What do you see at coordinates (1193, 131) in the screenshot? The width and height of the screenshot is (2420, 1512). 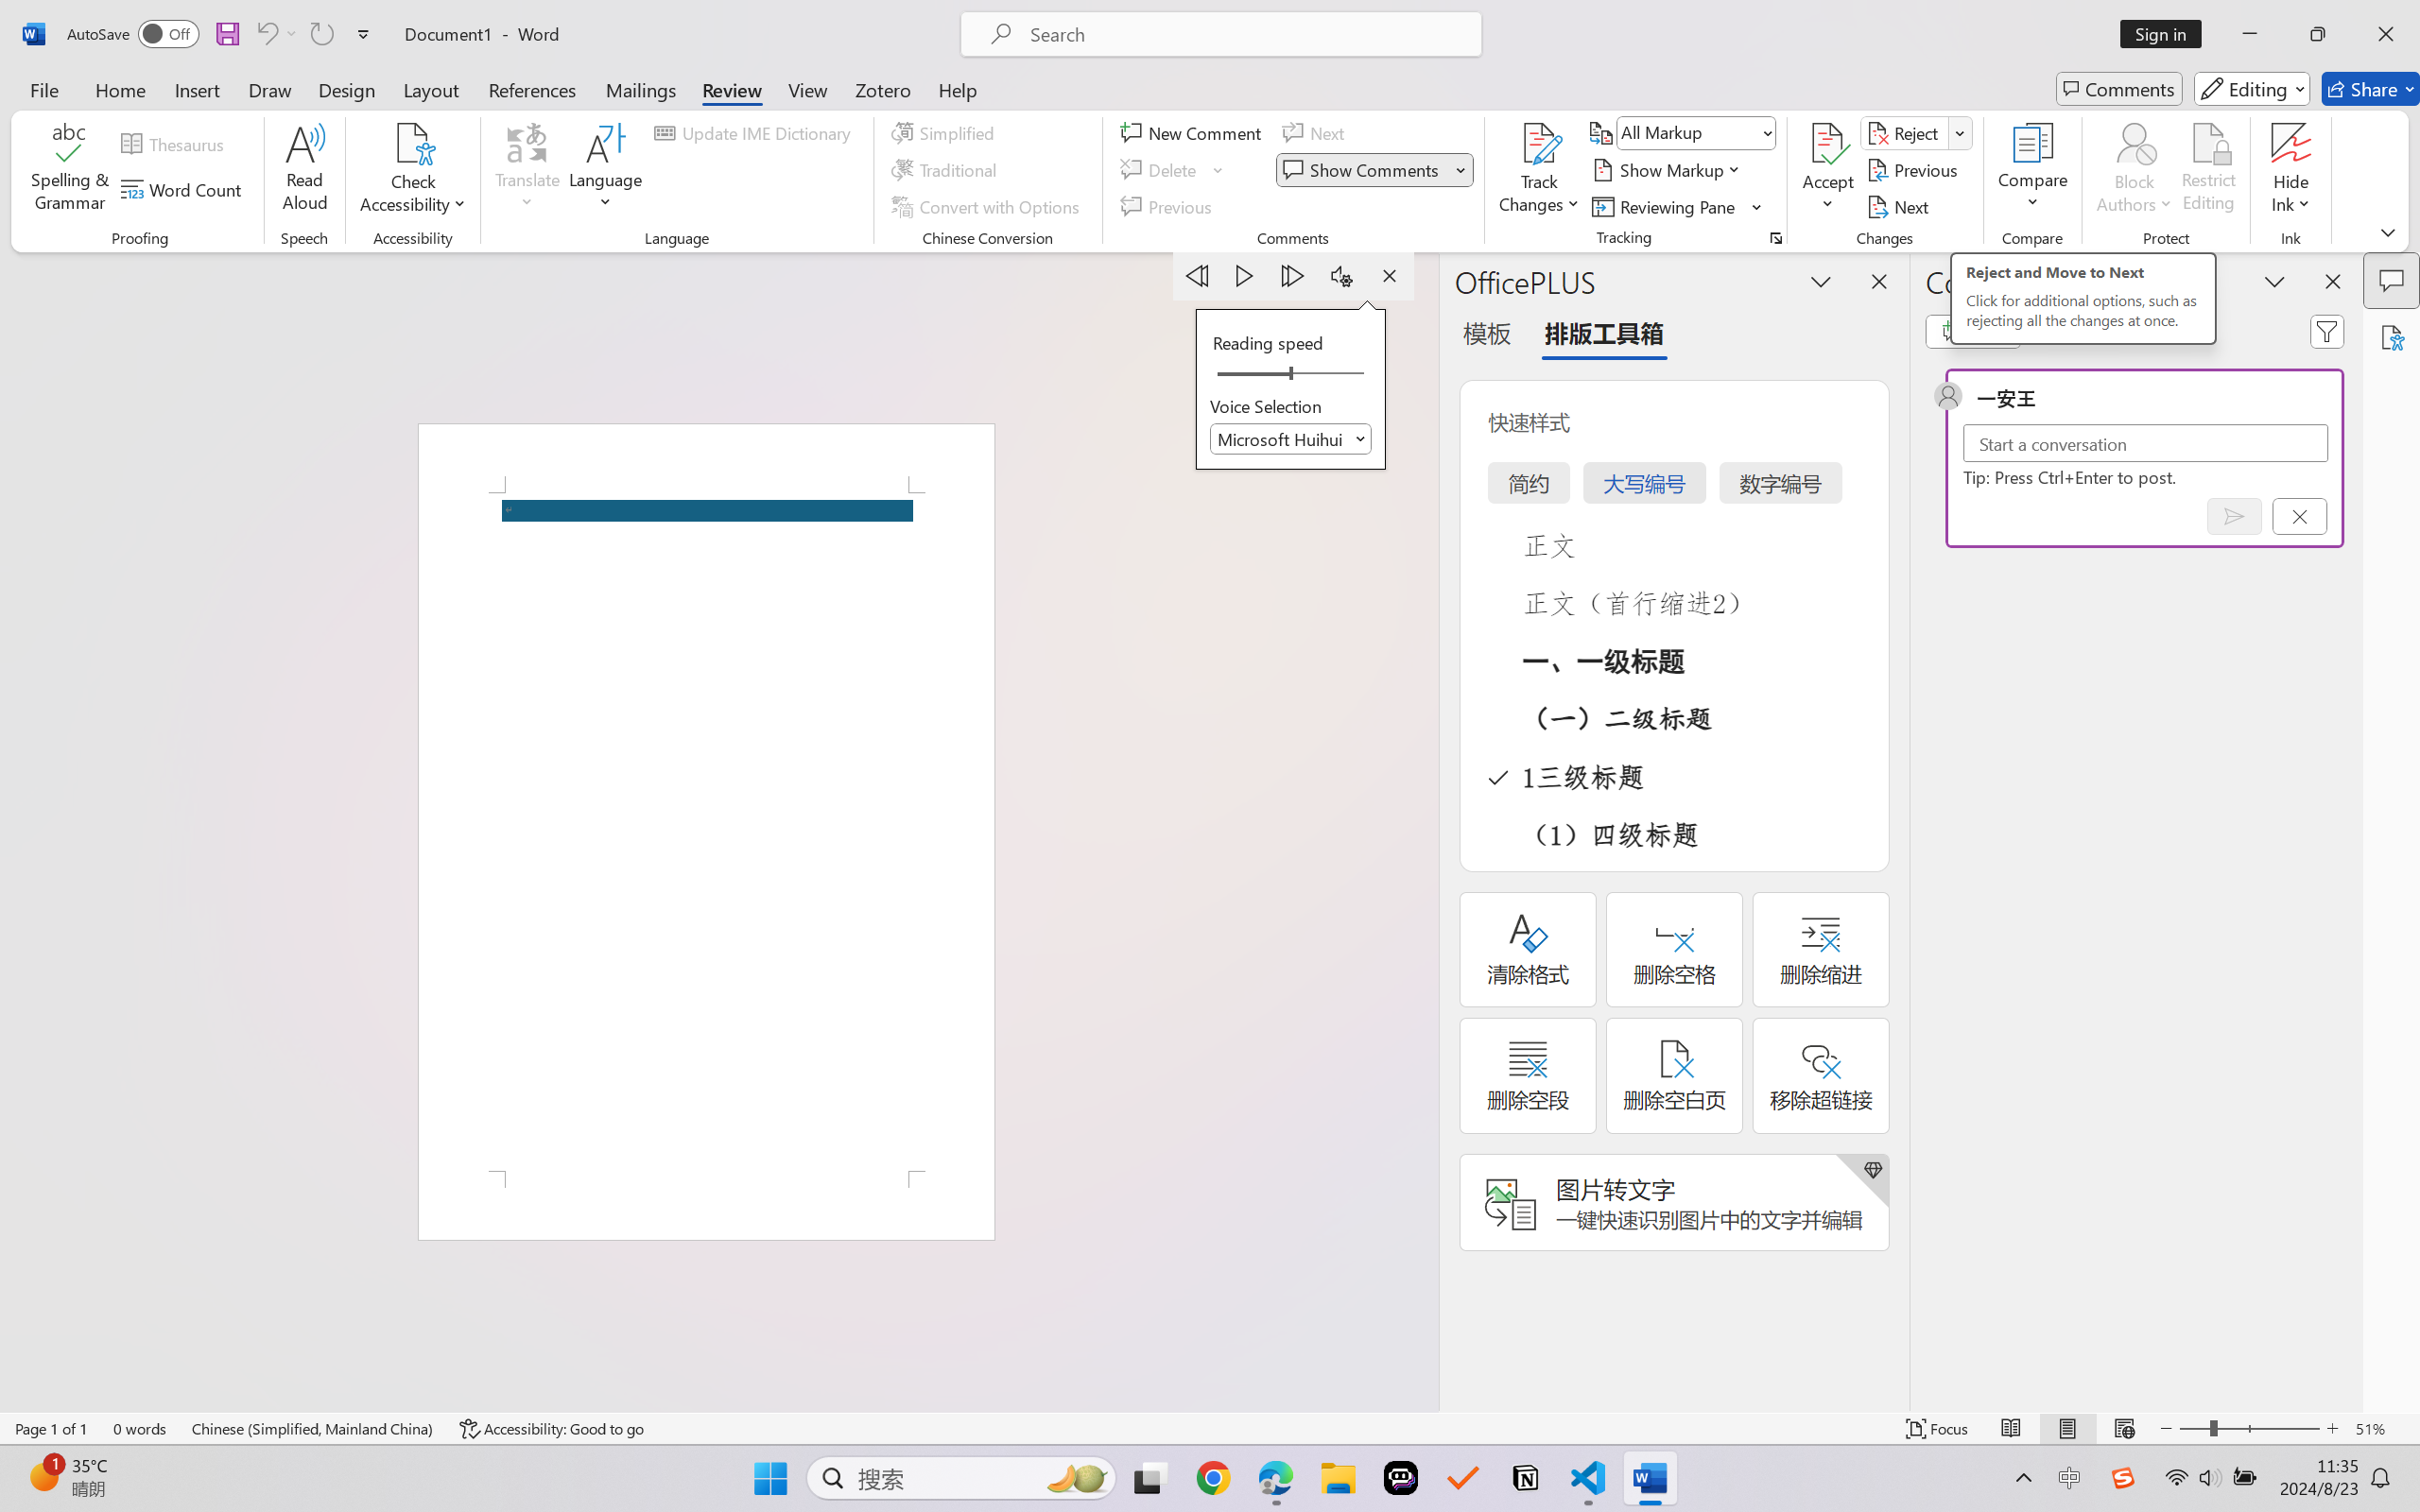 I see `'New Comment'` at bounding box center [1193, 131].